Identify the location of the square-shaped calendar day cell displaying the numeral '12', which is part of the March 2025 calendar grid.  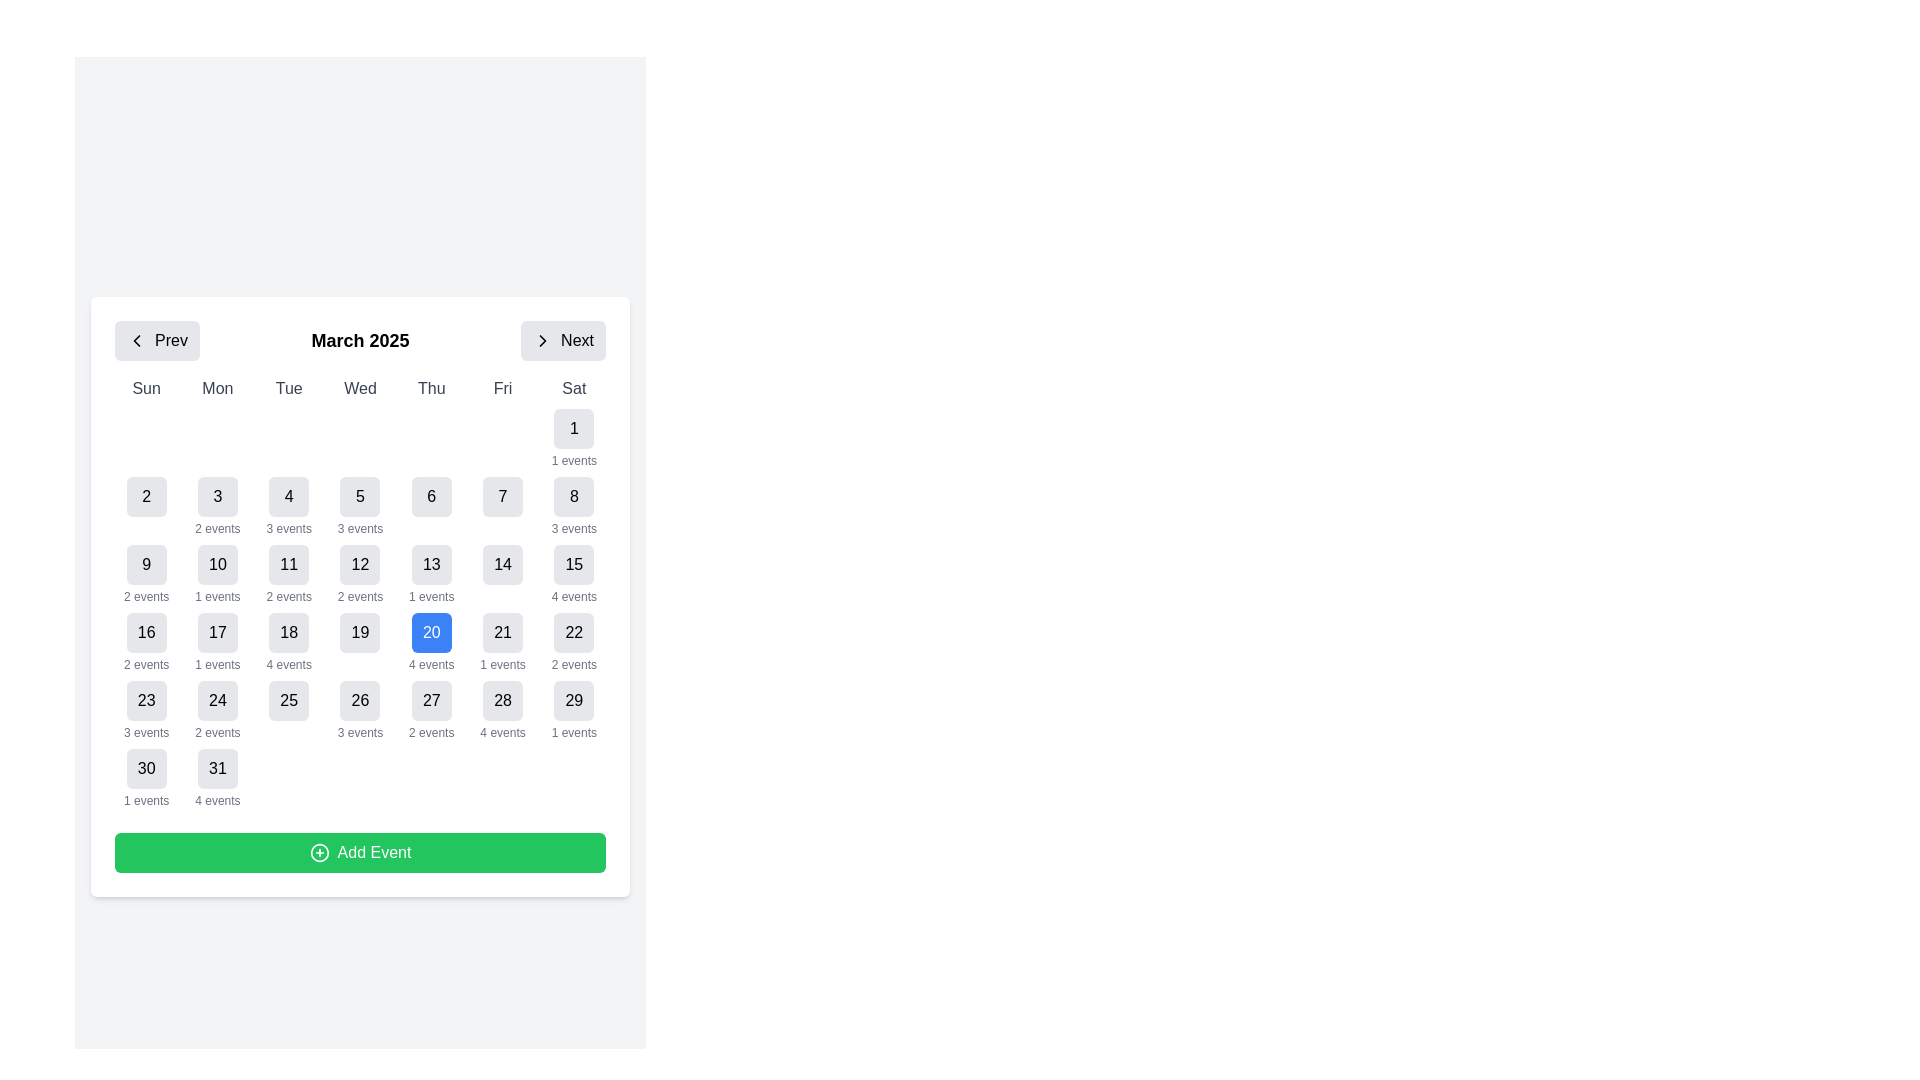
(360, 564).